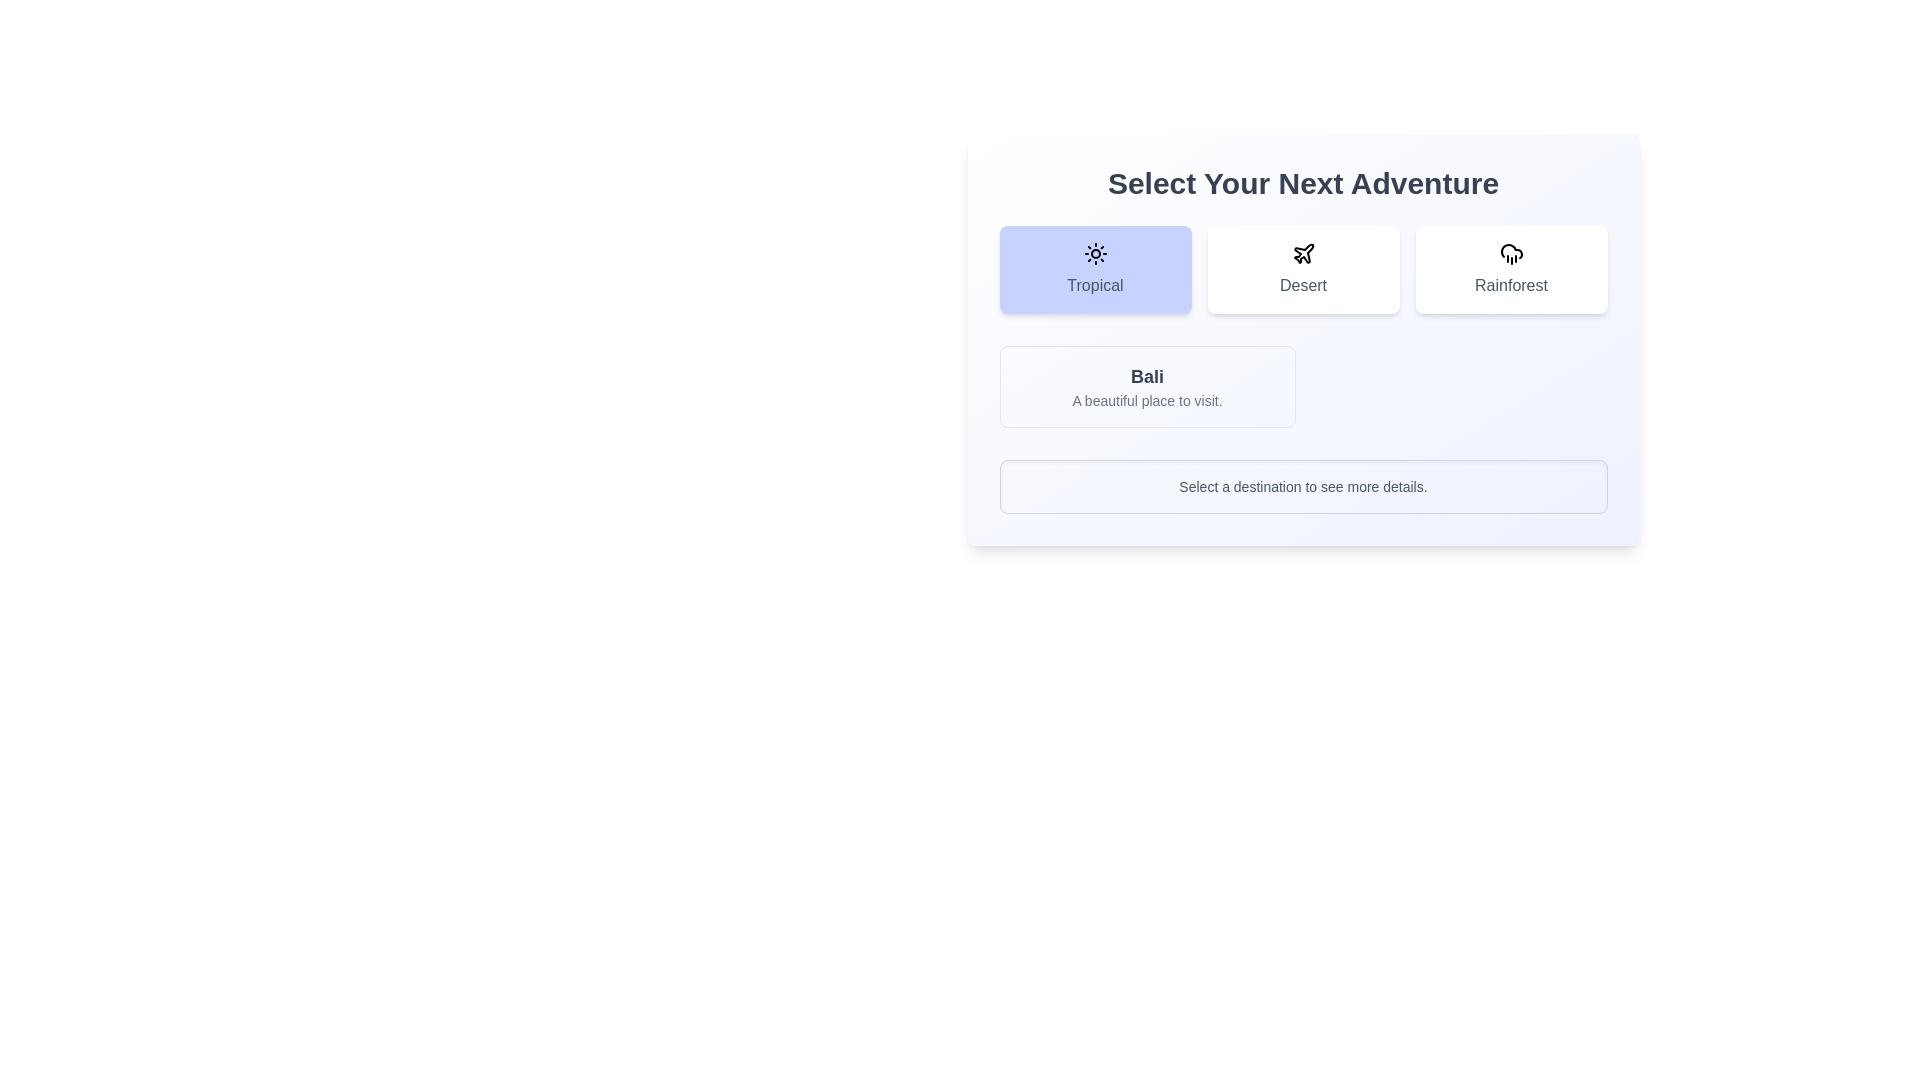 The width and height of the screenshot is (1920, 1080). Describe the element at coordinates (1511, 253) in the screenshot. I see `the small cloud icon with rain drops located within the 'Rainforest' button, which is the third button in the row of three under the 'Select Your Next Adventure' heading` at that location.